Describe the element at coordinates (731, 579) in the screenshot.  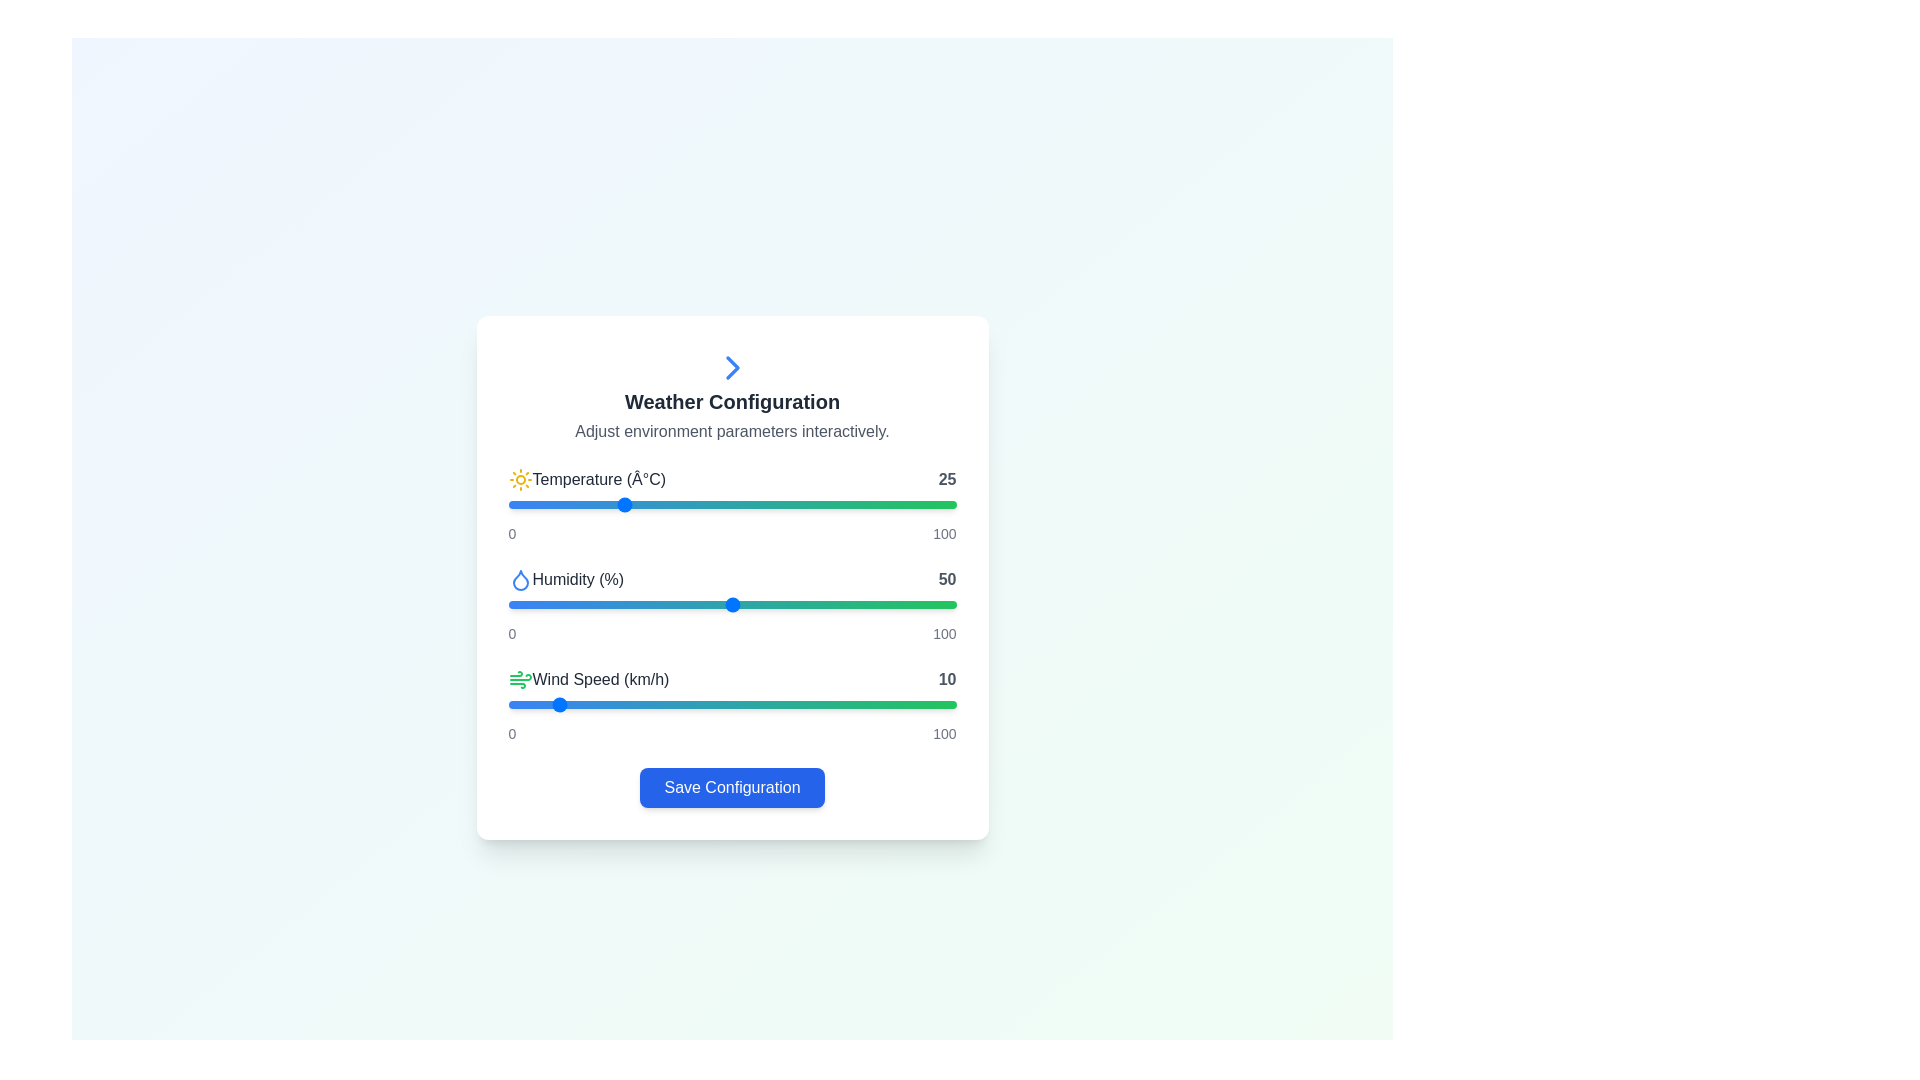
I see `the 'Humidity (%)' informational display element that shows the current value of '50' in the 'Weather Configuration' panel` at that location.